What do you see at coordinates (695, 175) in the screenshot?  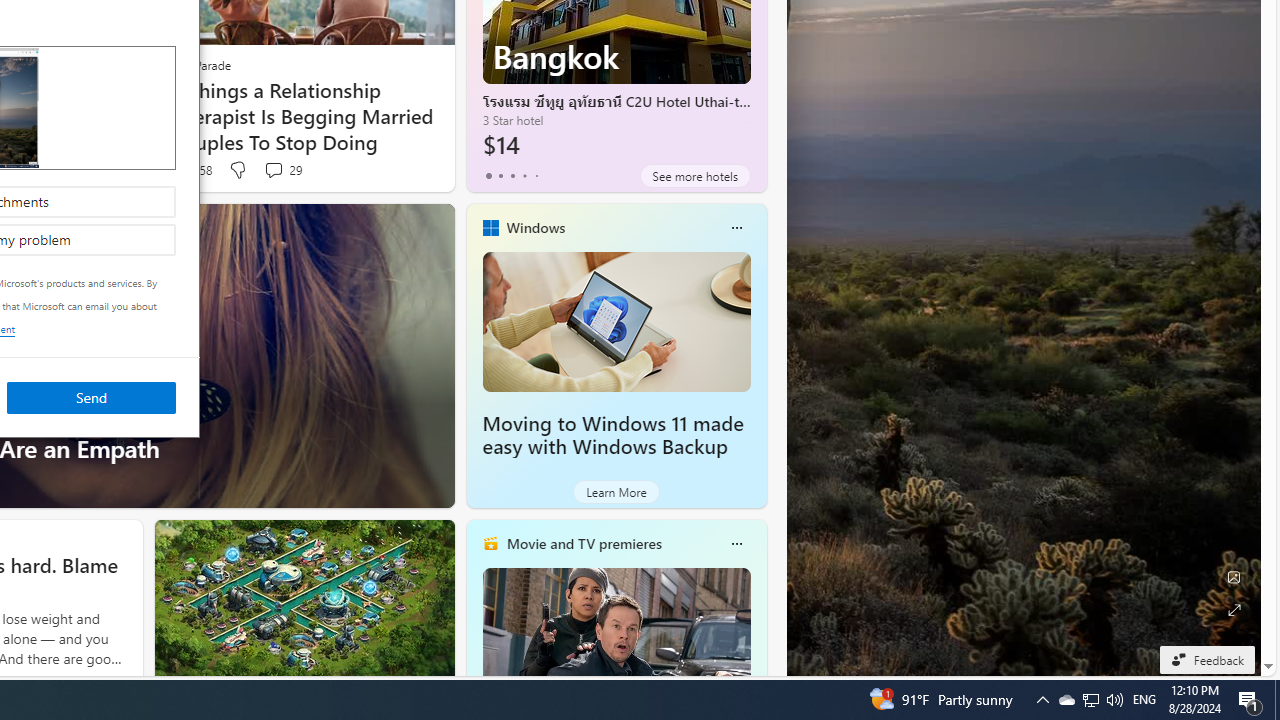 I see `'See more hotels'` at bounding box center [695, 175].